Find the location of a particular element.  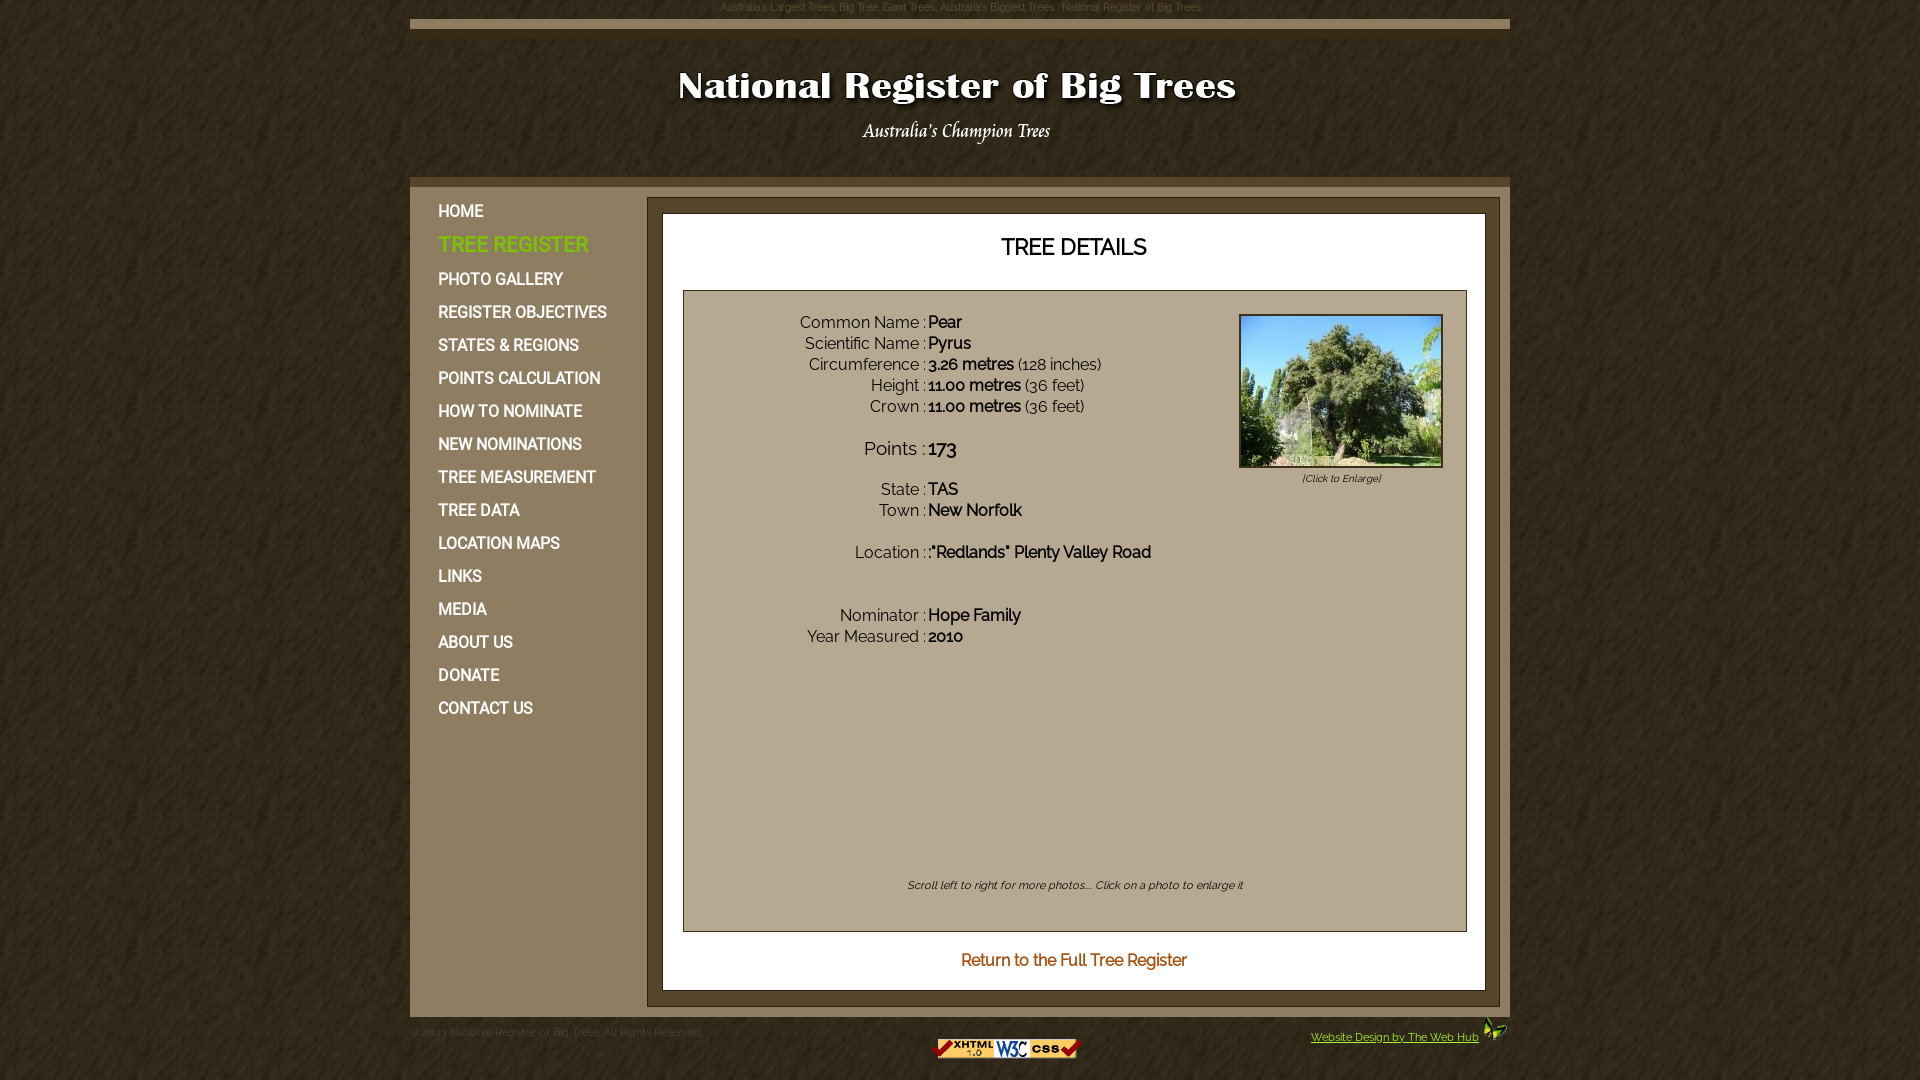

'HOW TO NOMINATE' is located at coordinates (526, 410).